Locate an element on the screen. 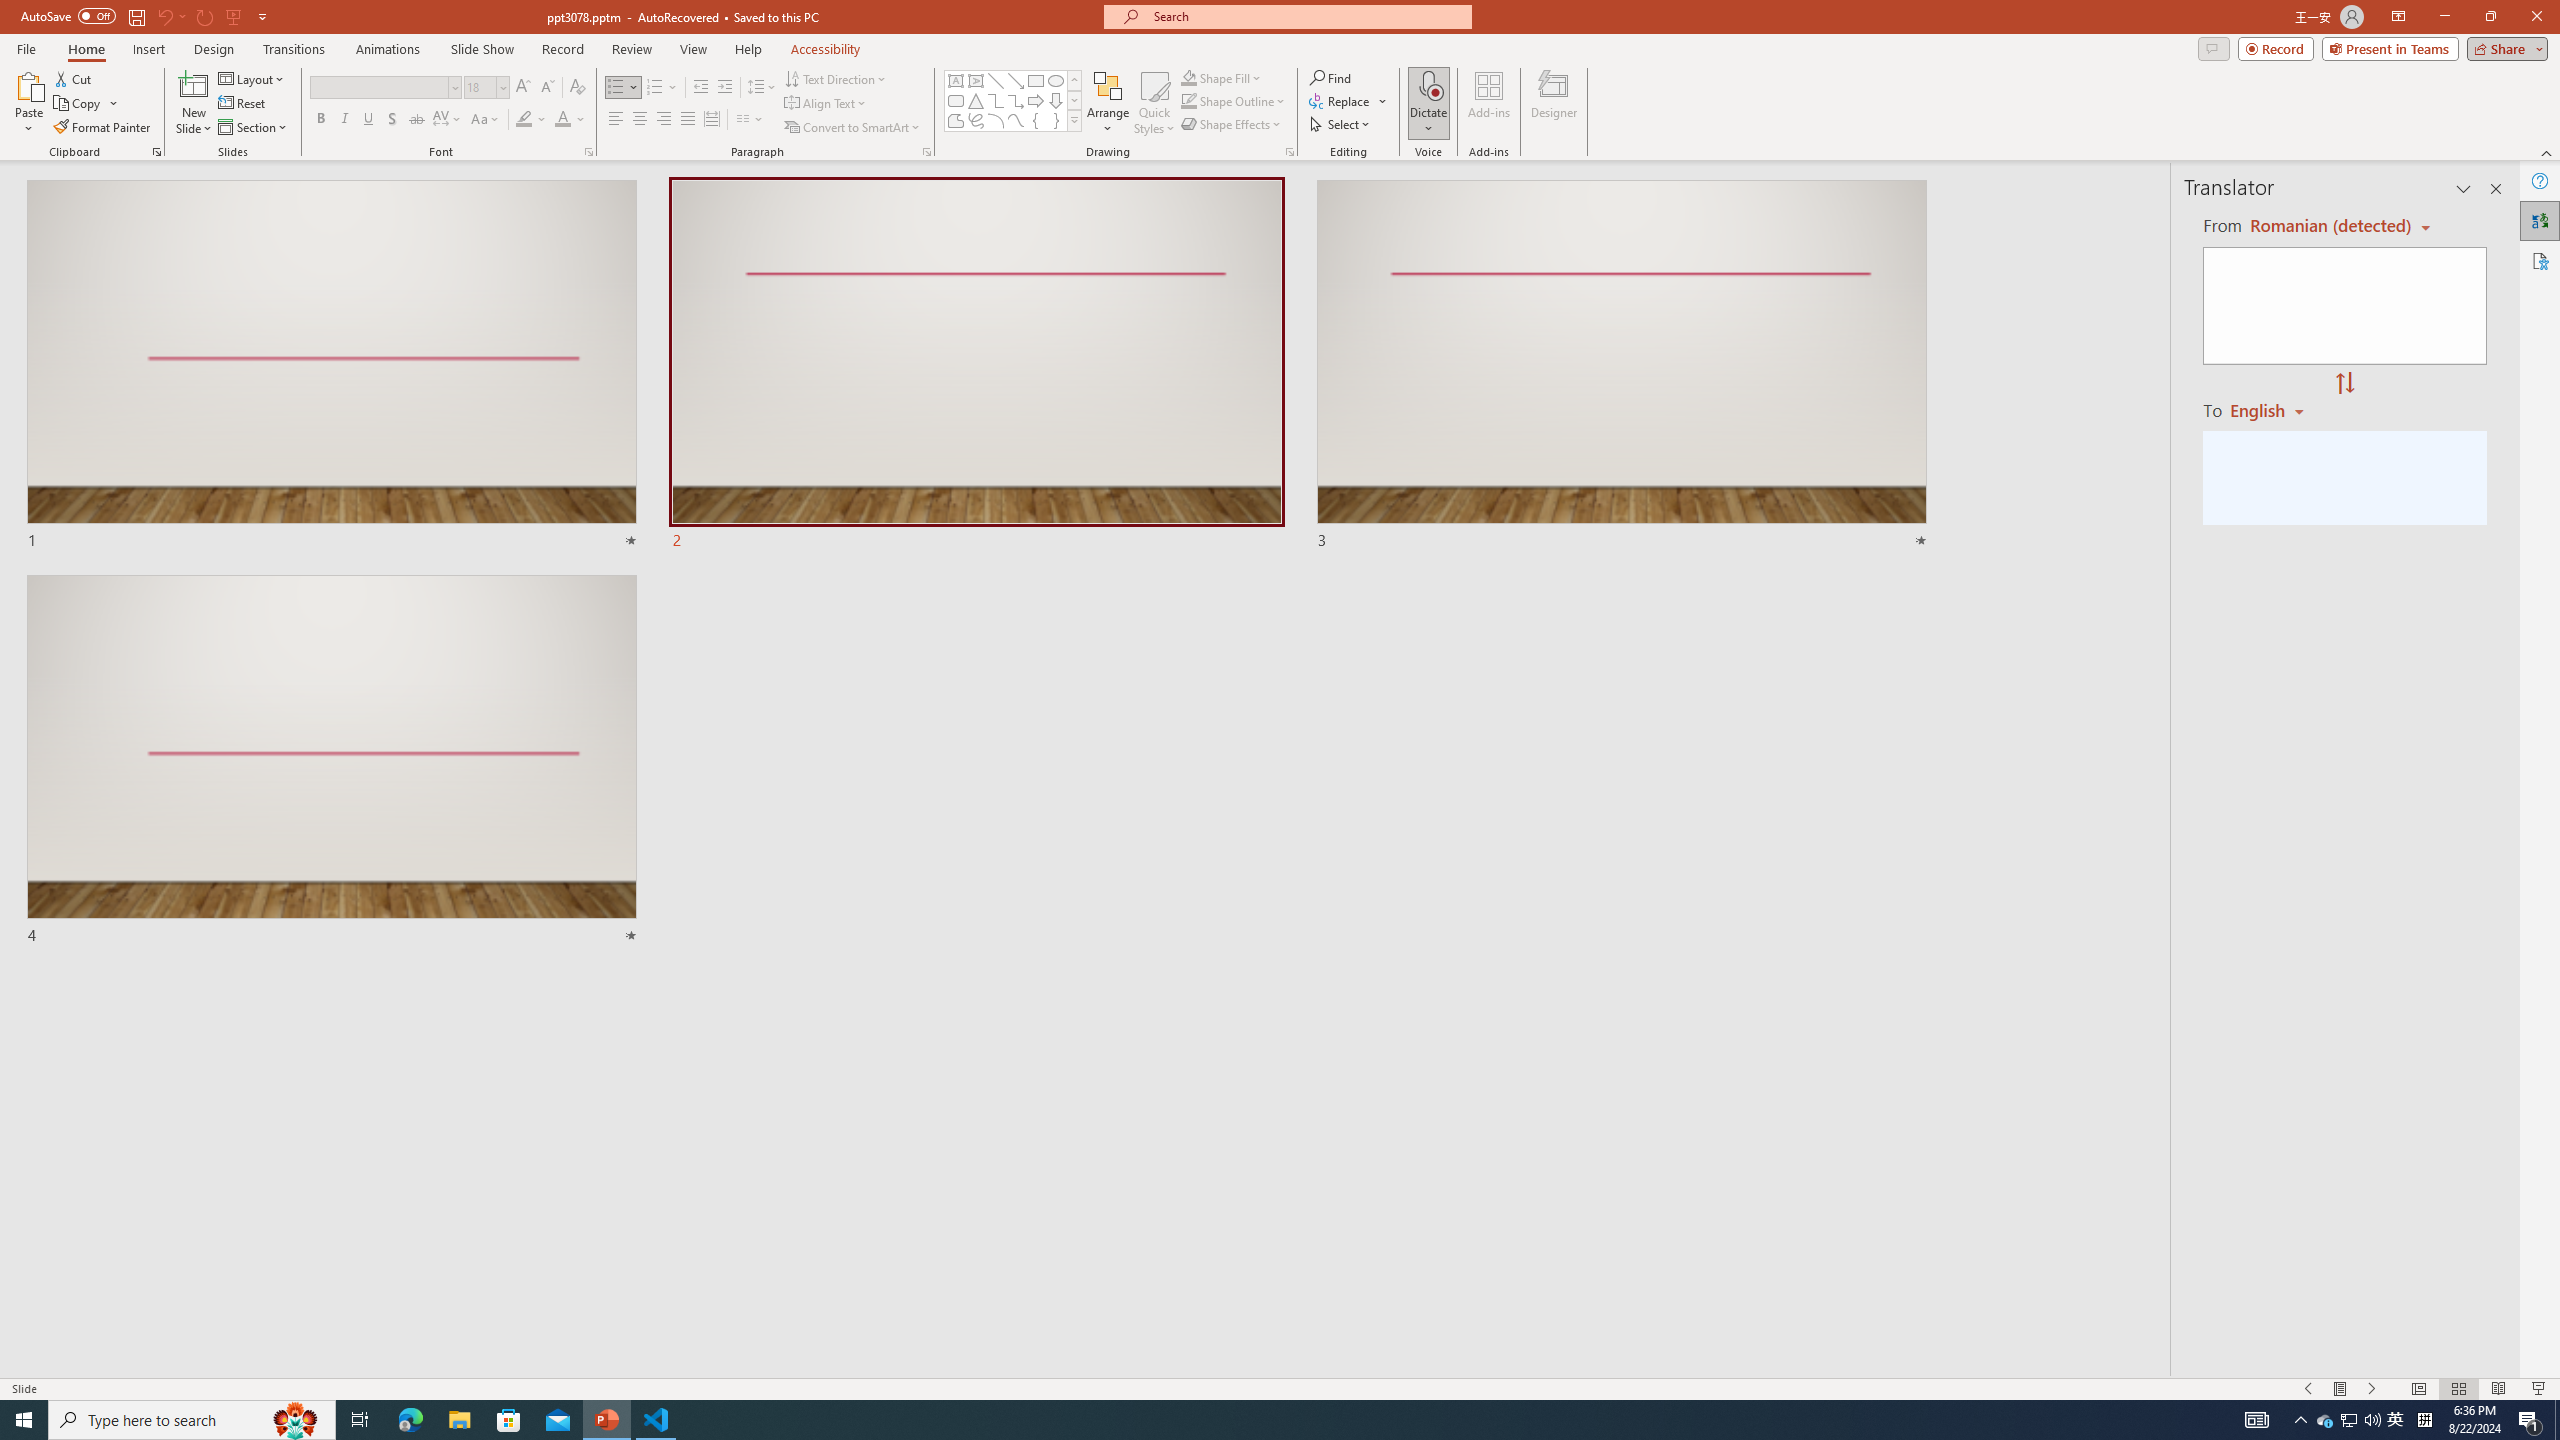  'Freeform: Shape' is located at coordinates (955, 119).